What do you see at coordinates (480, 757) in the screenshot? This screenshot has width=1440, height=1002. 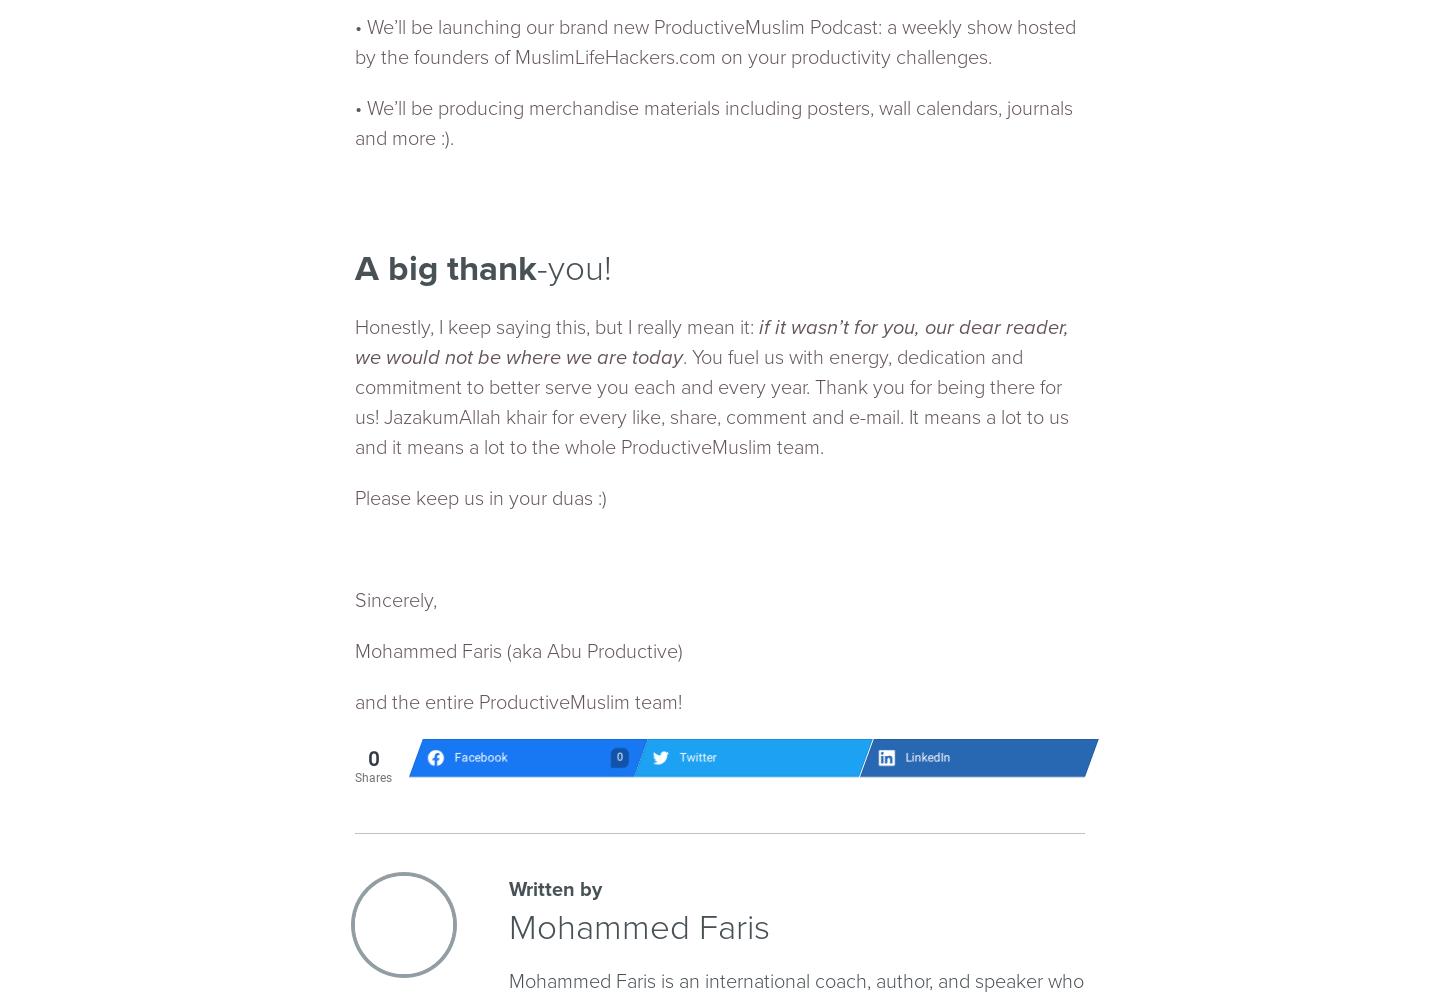 I see `'Facebook'` at bounding box center [480, 757].